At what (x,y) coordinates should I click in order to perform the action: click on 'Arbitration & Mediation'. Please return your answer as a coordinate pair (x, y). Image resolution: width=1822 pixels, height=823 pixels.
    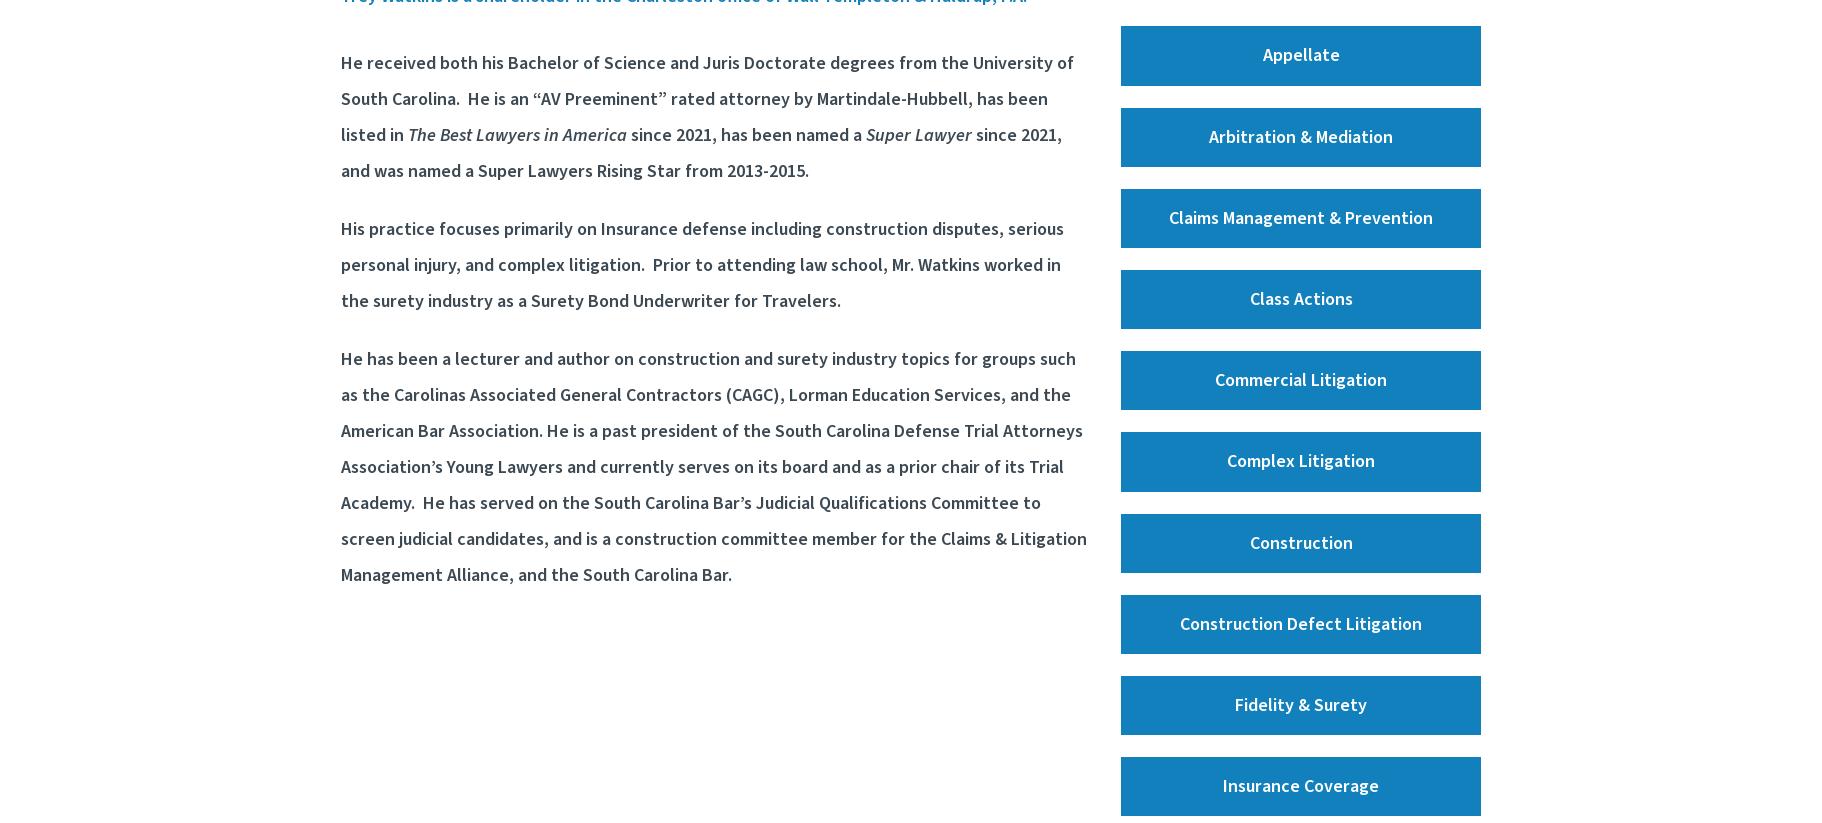
    Looking at the image, I should click on (1300, 136).